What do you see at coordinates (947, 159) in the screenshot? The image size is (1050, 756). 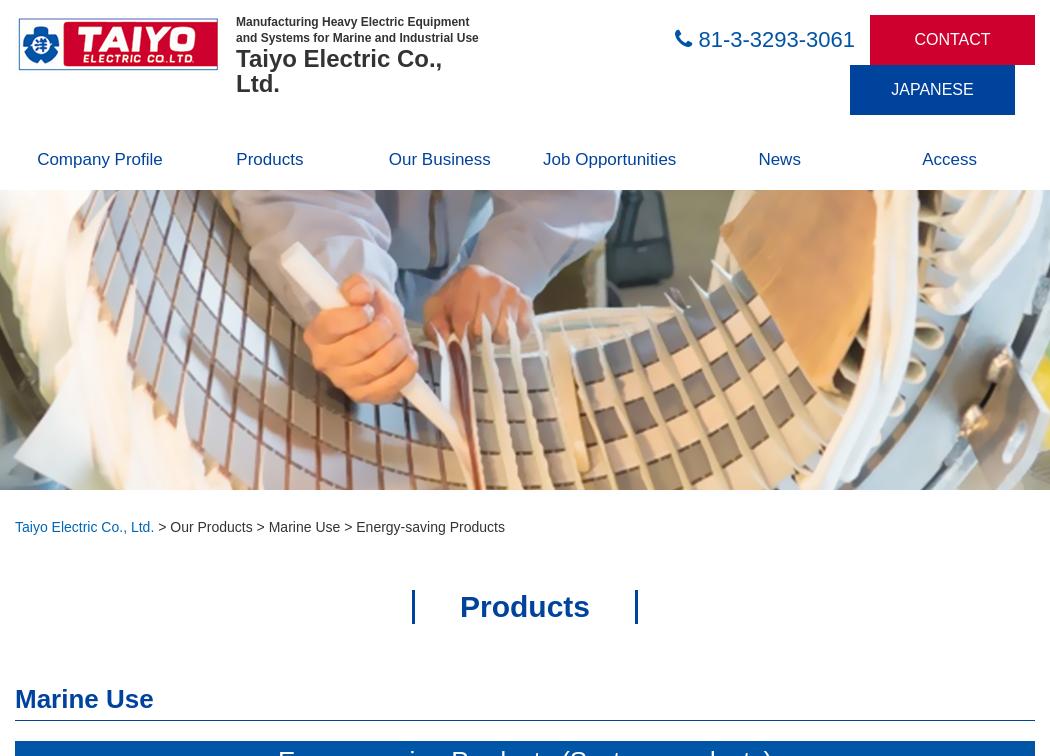 I see `'Access'` at bounding box center [947, 159].